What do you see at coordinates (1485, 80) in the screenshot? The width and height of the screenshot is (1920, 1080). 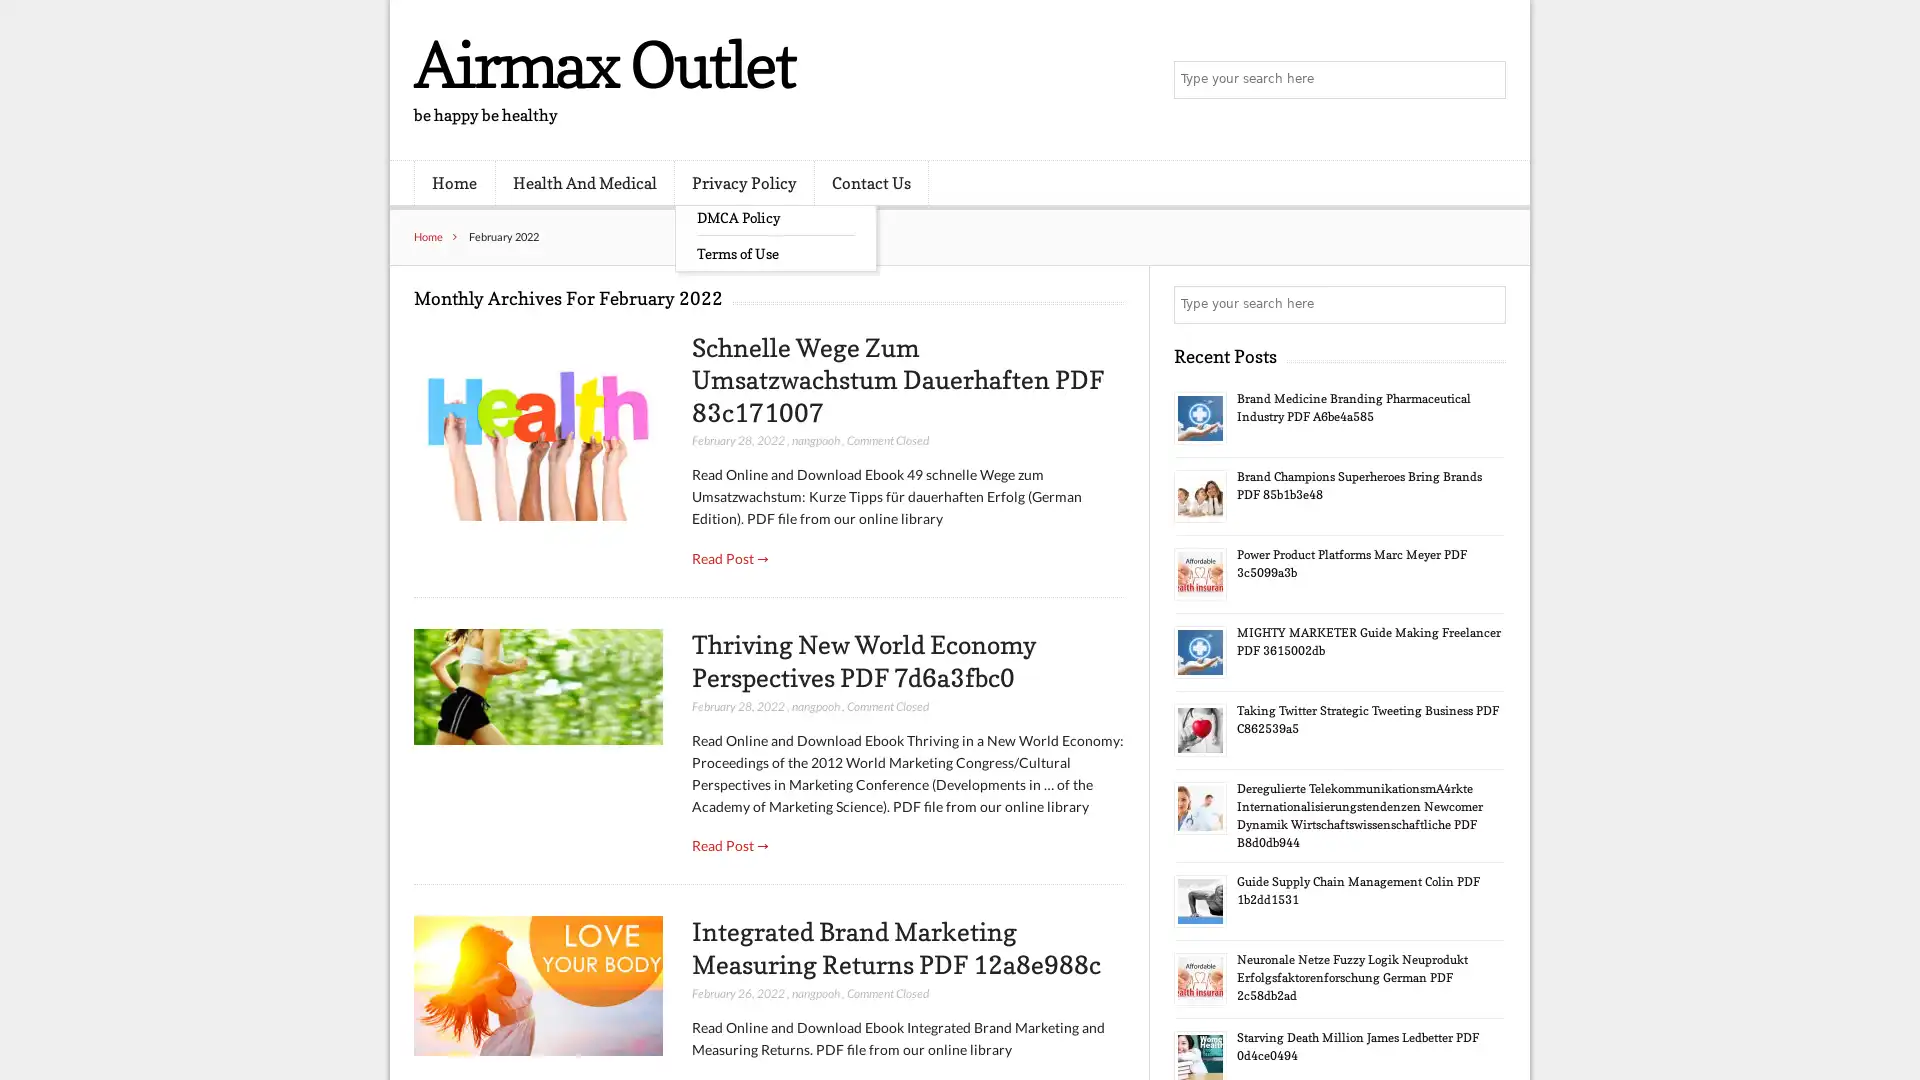 I see `Search` at bounding box center [1485, 80].